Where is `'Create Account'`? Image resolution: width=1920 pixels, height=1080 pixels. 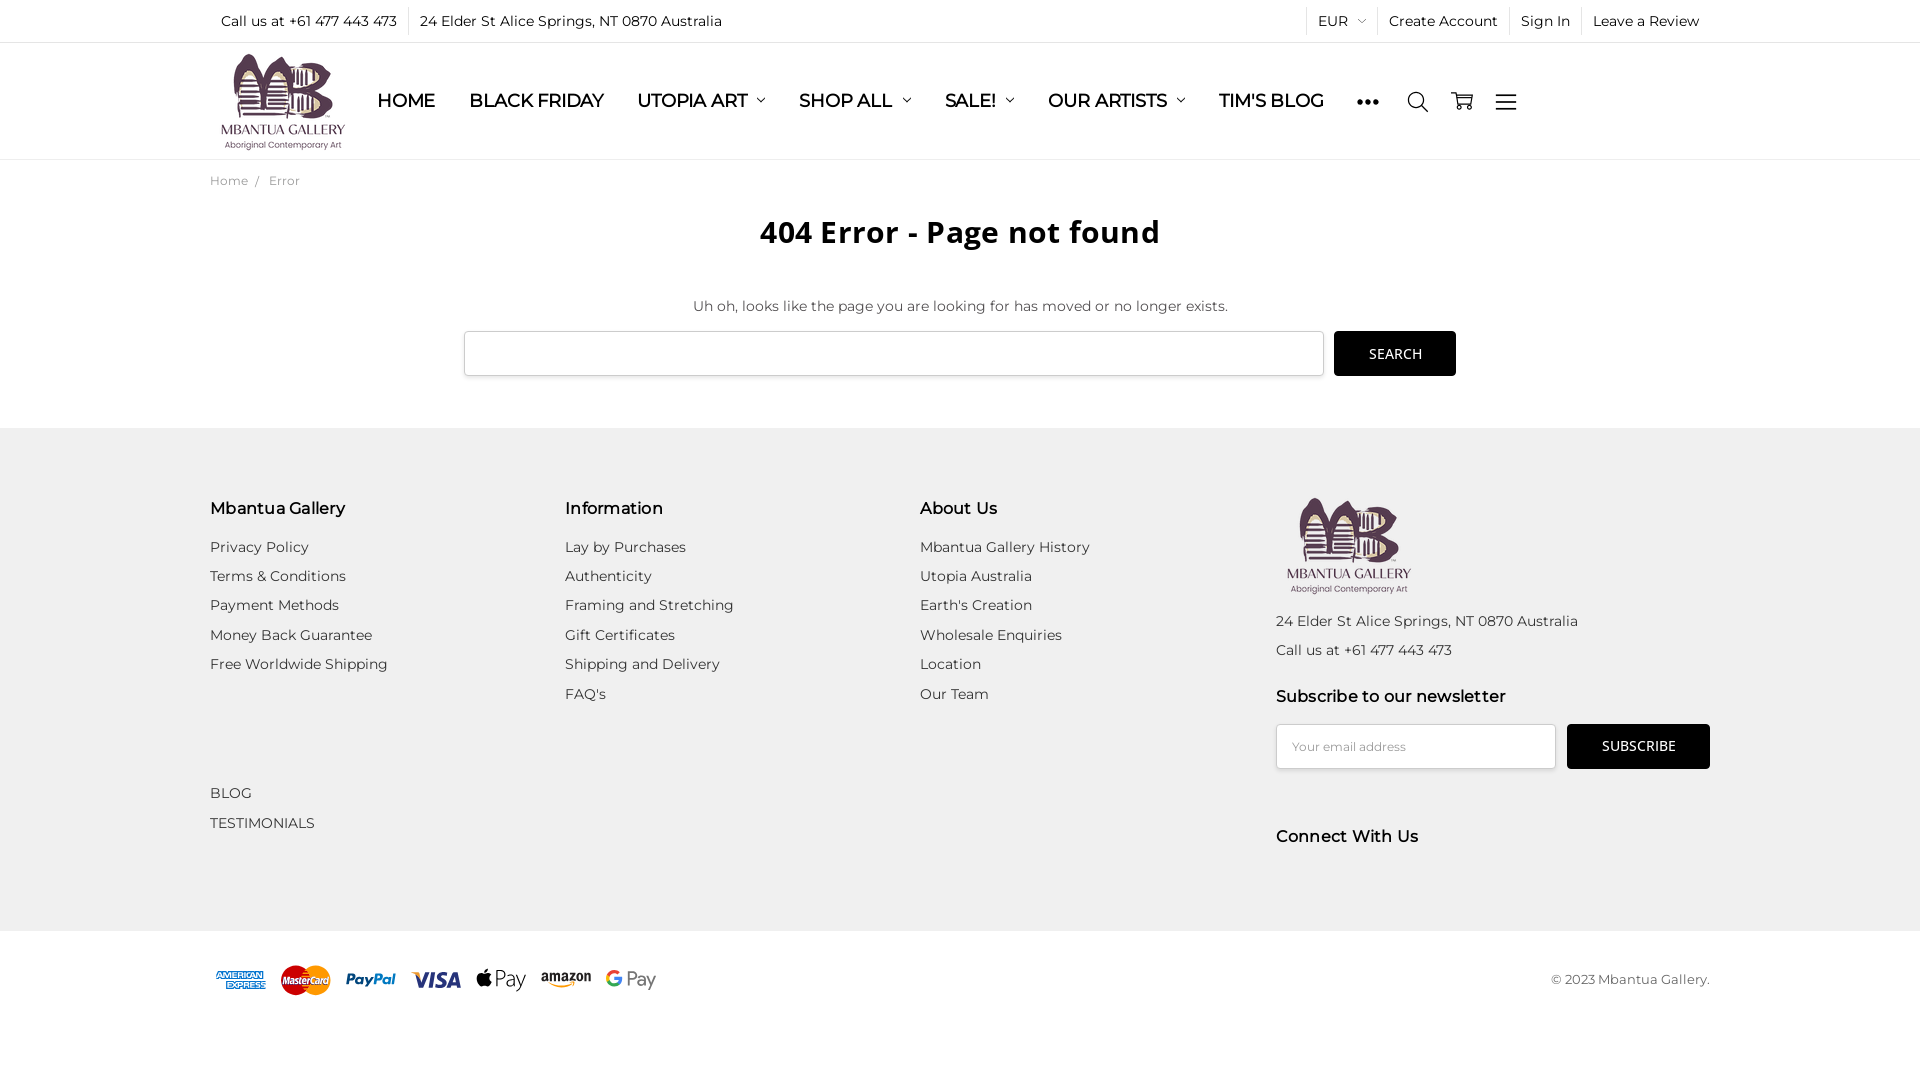
'Create Account' is located at coordinates (1443, 20).